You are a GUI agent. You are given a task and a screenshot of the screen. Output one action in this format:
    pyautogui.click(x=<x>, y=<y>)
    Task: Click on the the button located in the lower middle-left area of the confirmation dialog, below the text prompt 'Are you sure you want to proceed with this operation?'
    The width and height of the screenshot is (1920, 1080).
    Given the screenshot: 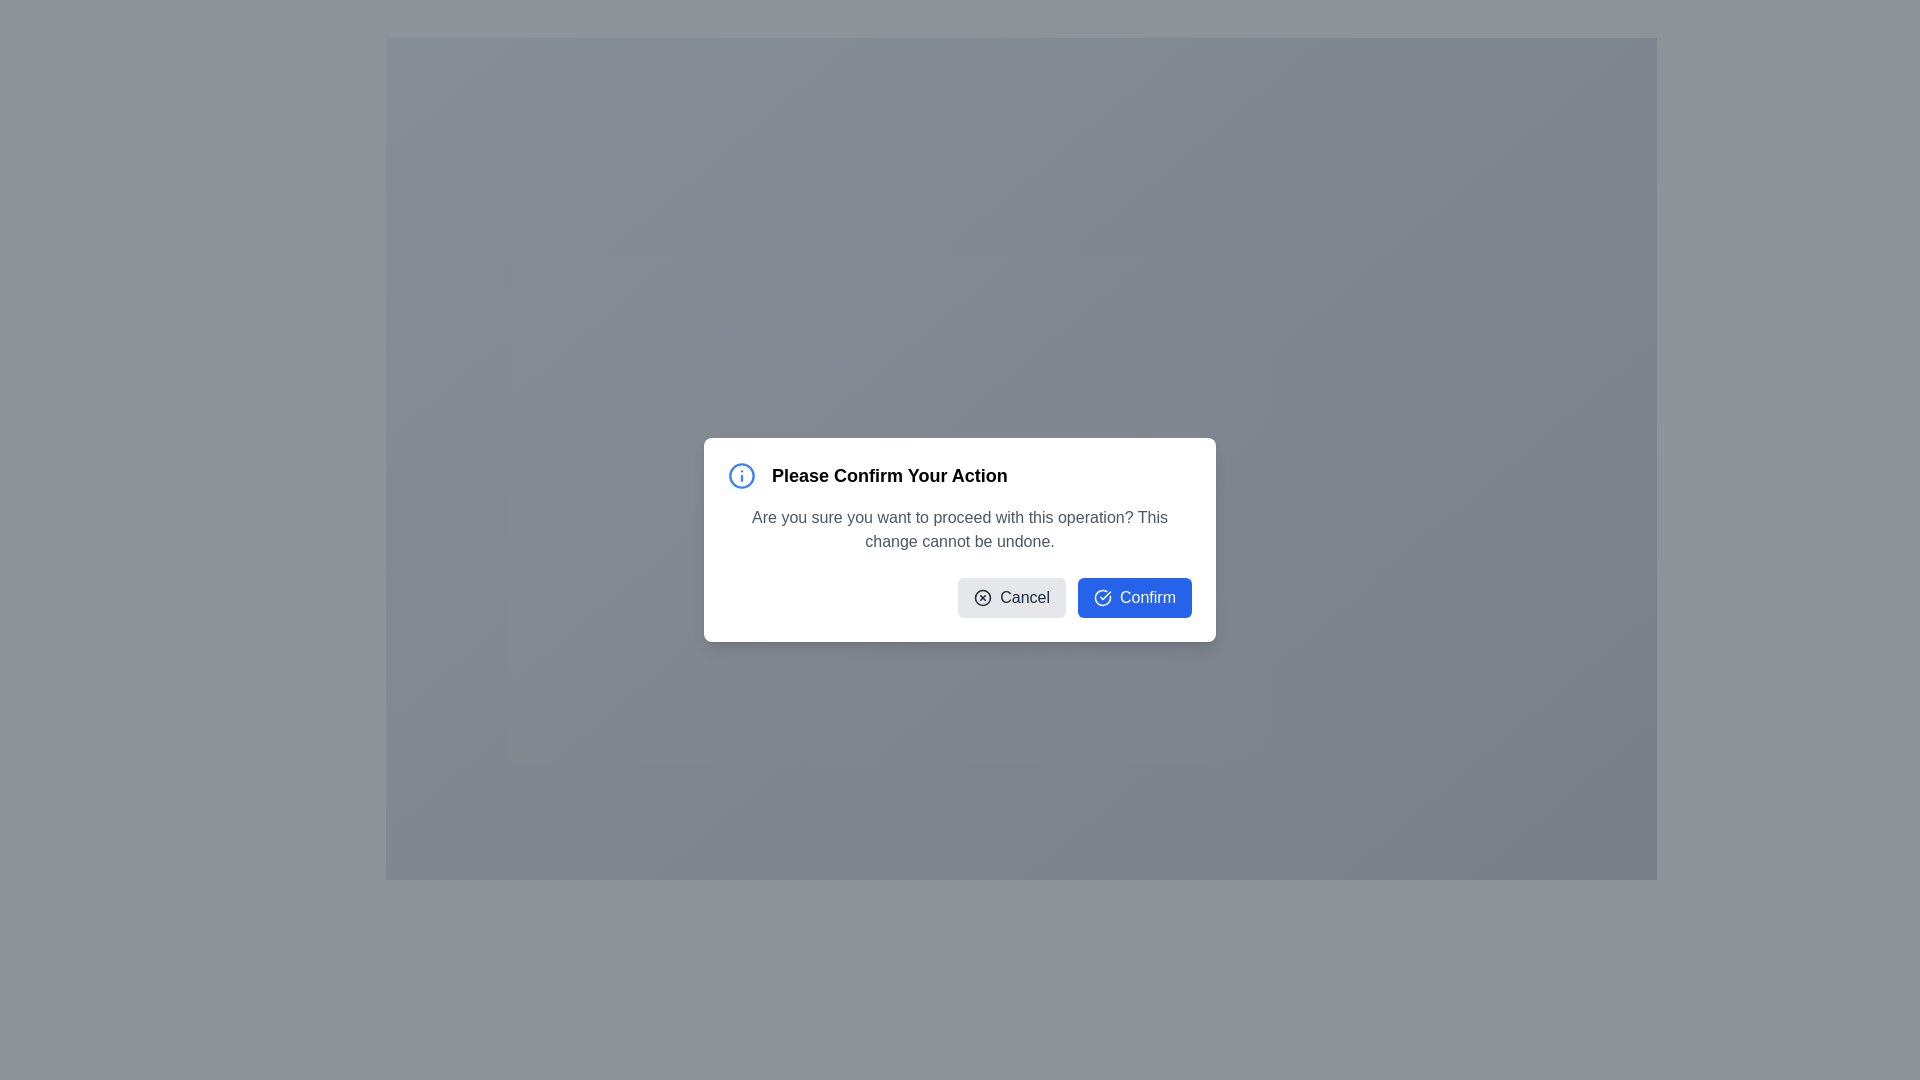 What is the action you would take?
    pyautogui.click(x=1021, y=578)
    